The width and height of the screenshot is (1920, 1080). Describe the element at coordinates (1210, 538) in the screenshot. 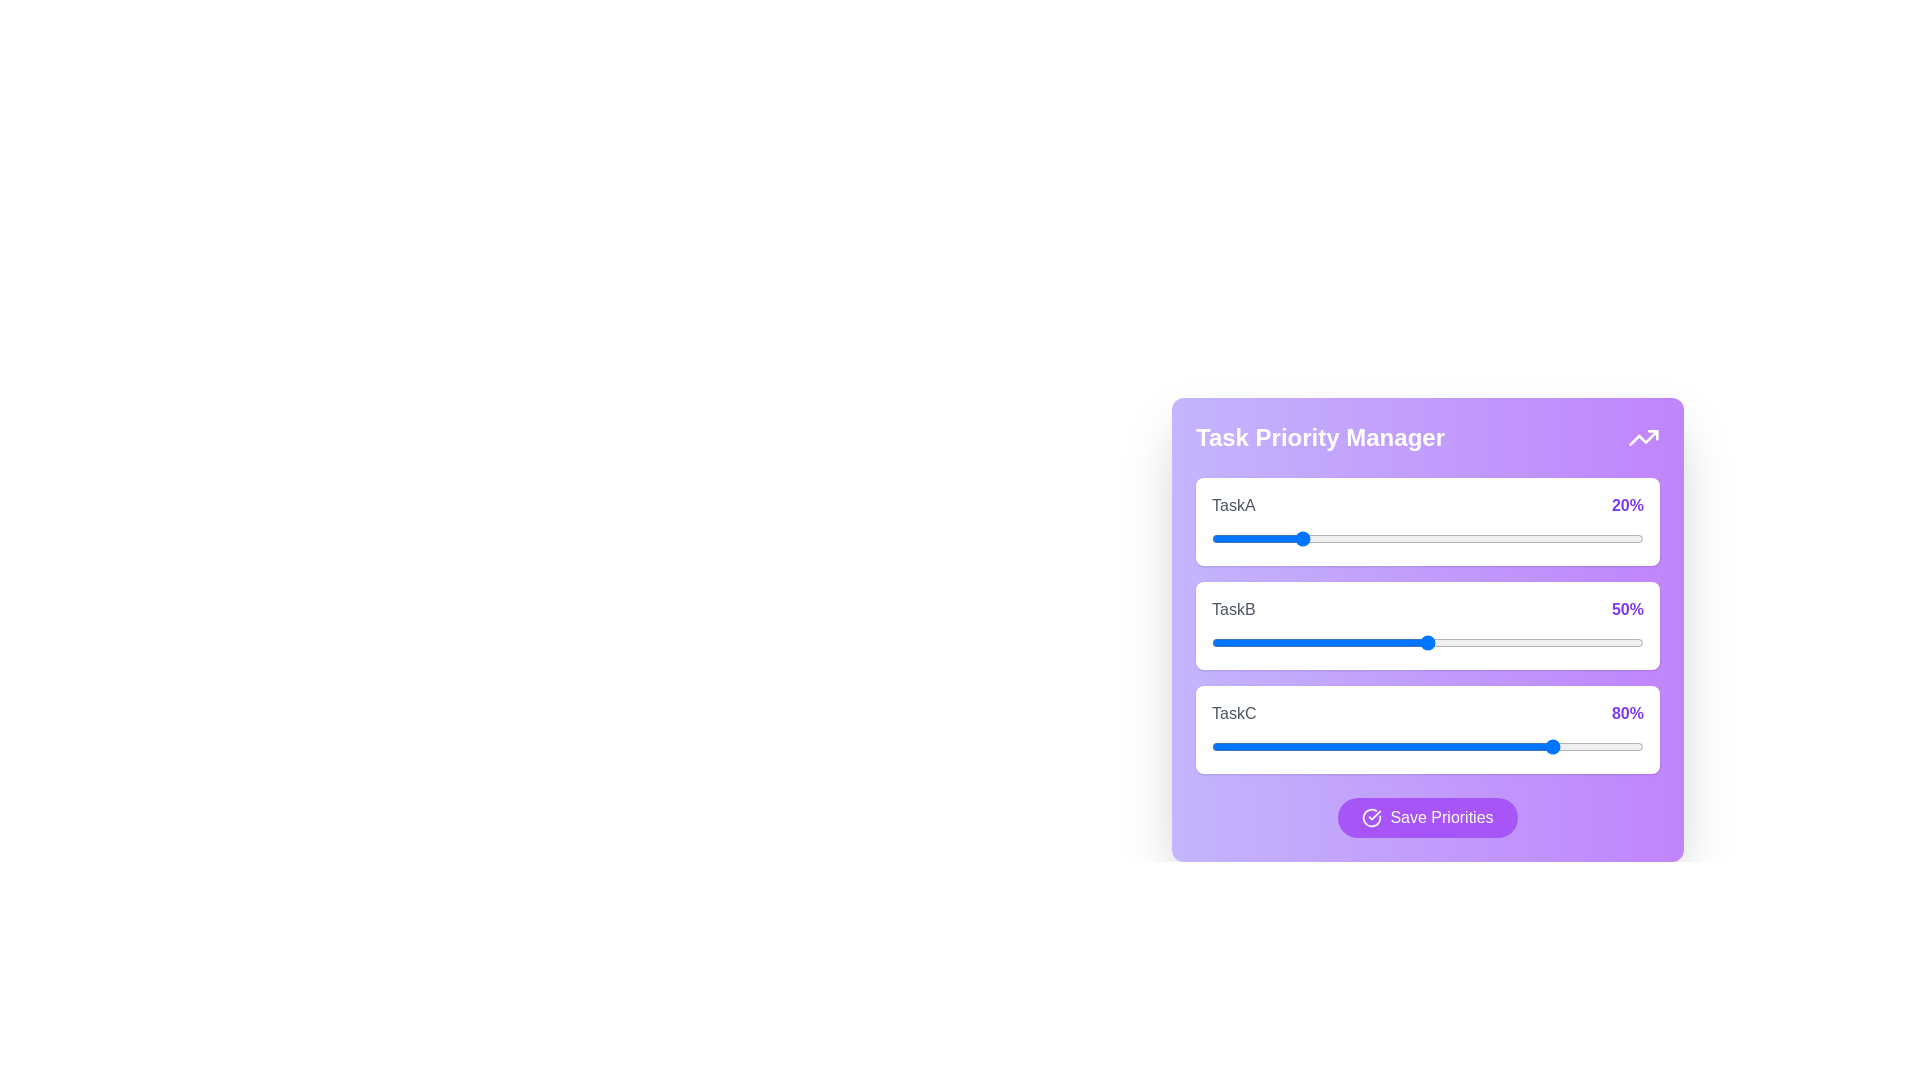

I see `the priority of TaskA to 0%` at that location.